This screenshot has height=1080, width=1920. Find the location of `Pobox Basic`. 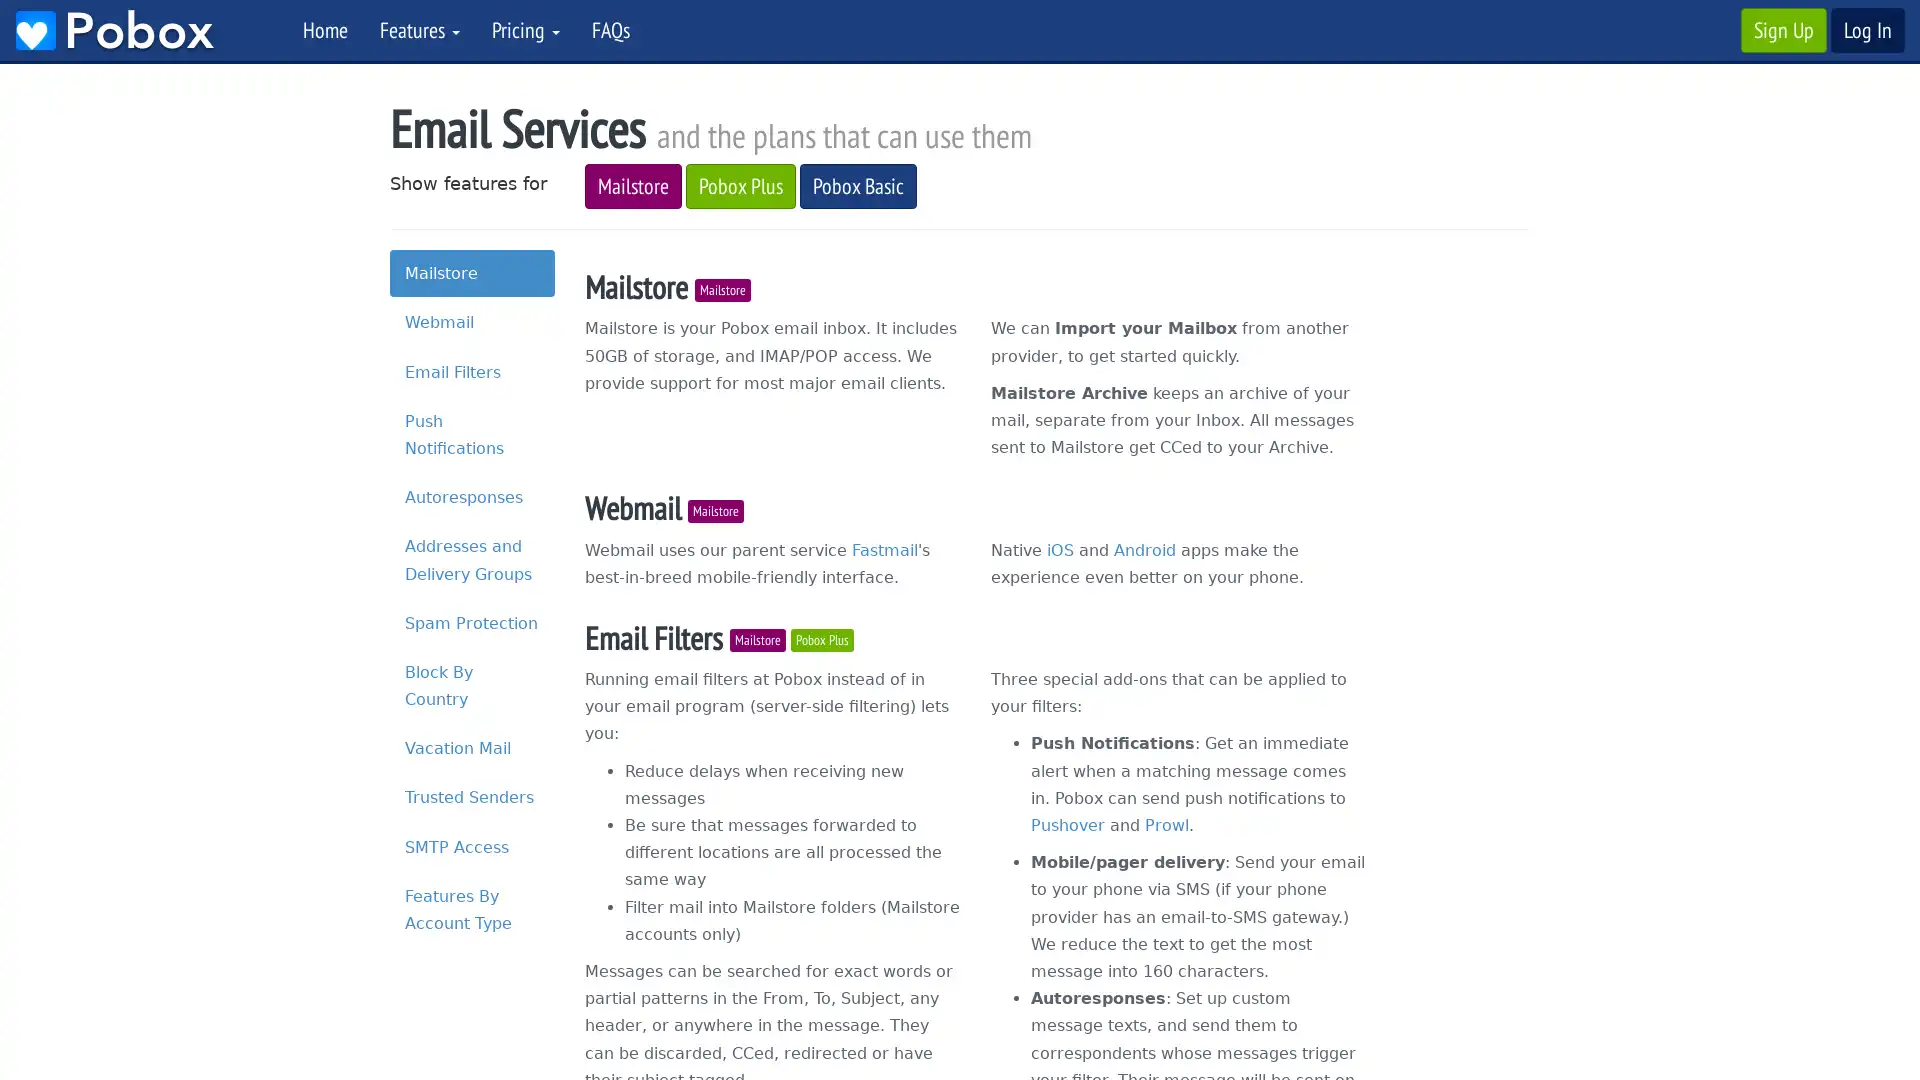

Pobox Basic is located at coordinates (858, 185).